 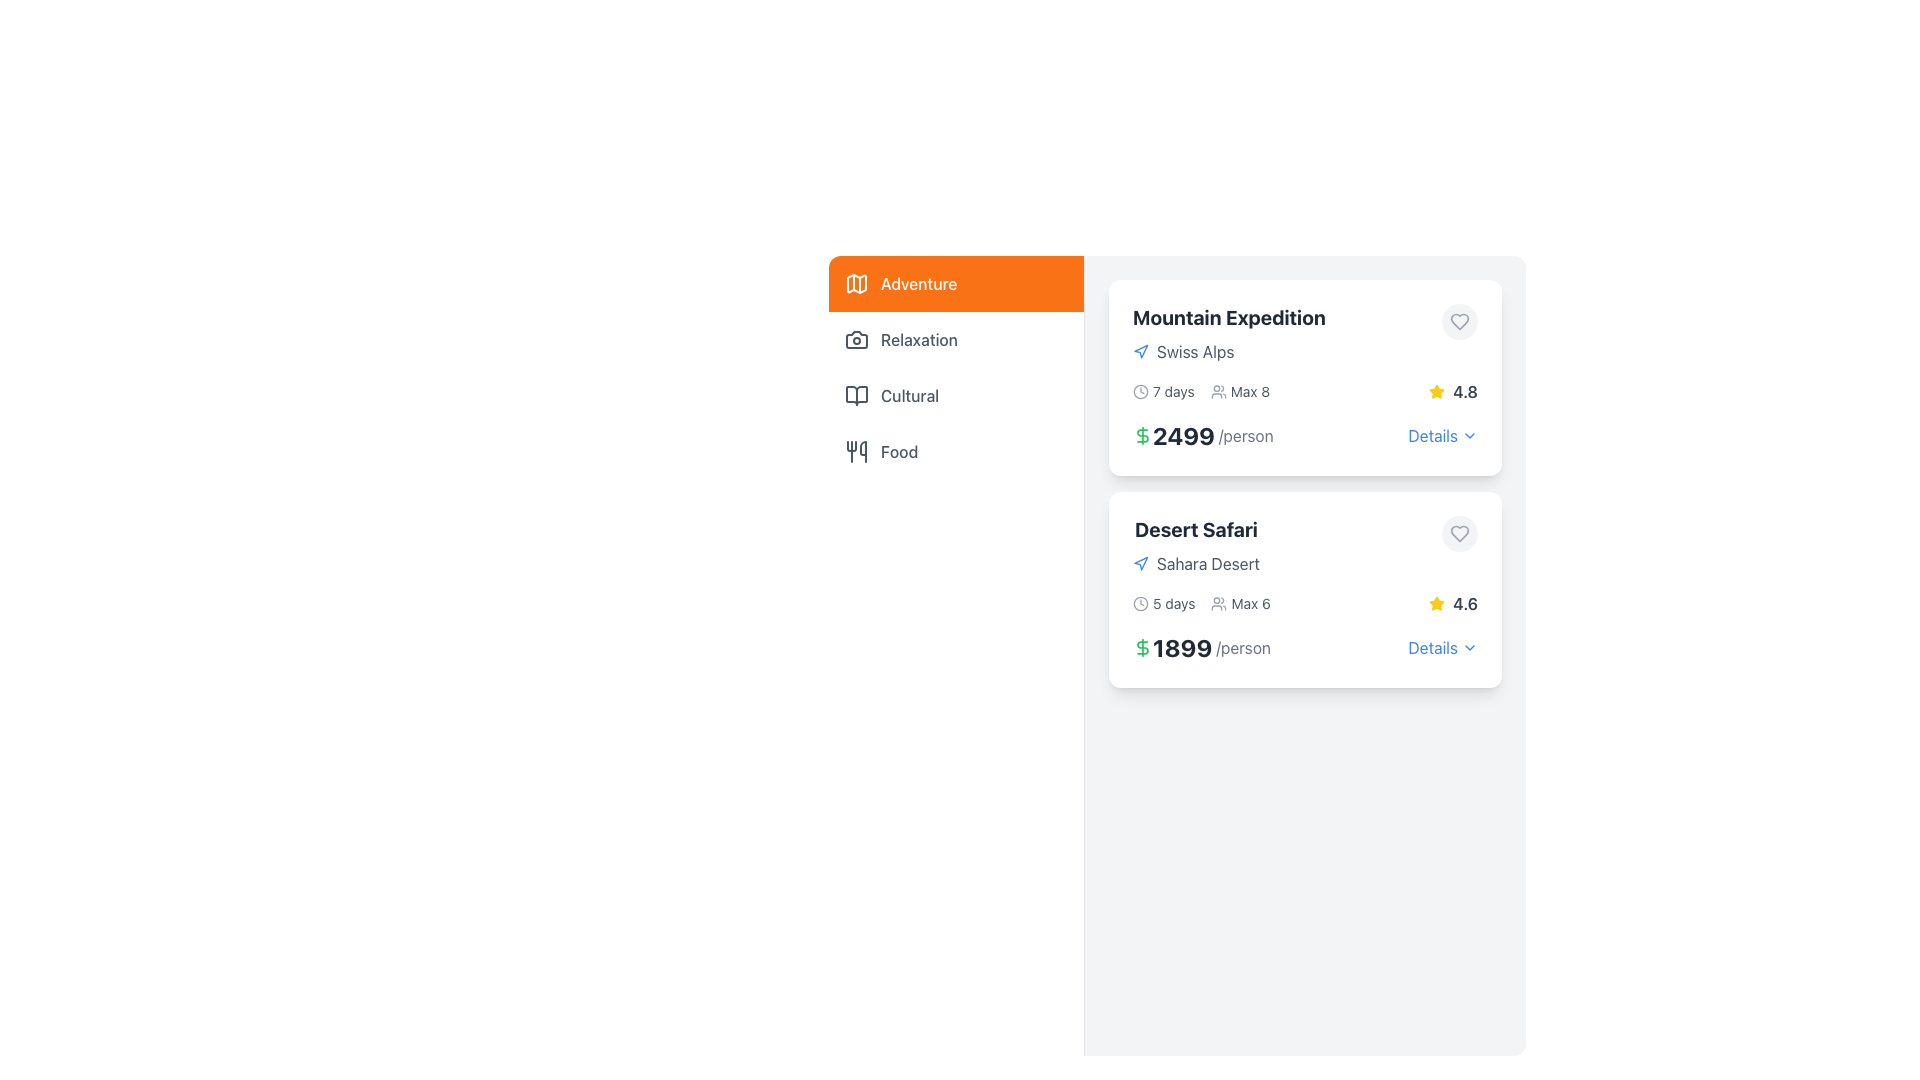 What do you see at coordinates (1453, 392) in the screenshot?
I see `the numeric text area of the Rating display located in the upper right corner of the top card in the right panel, adjacent to the 'Details' link` at bounding box center [1453, 392].